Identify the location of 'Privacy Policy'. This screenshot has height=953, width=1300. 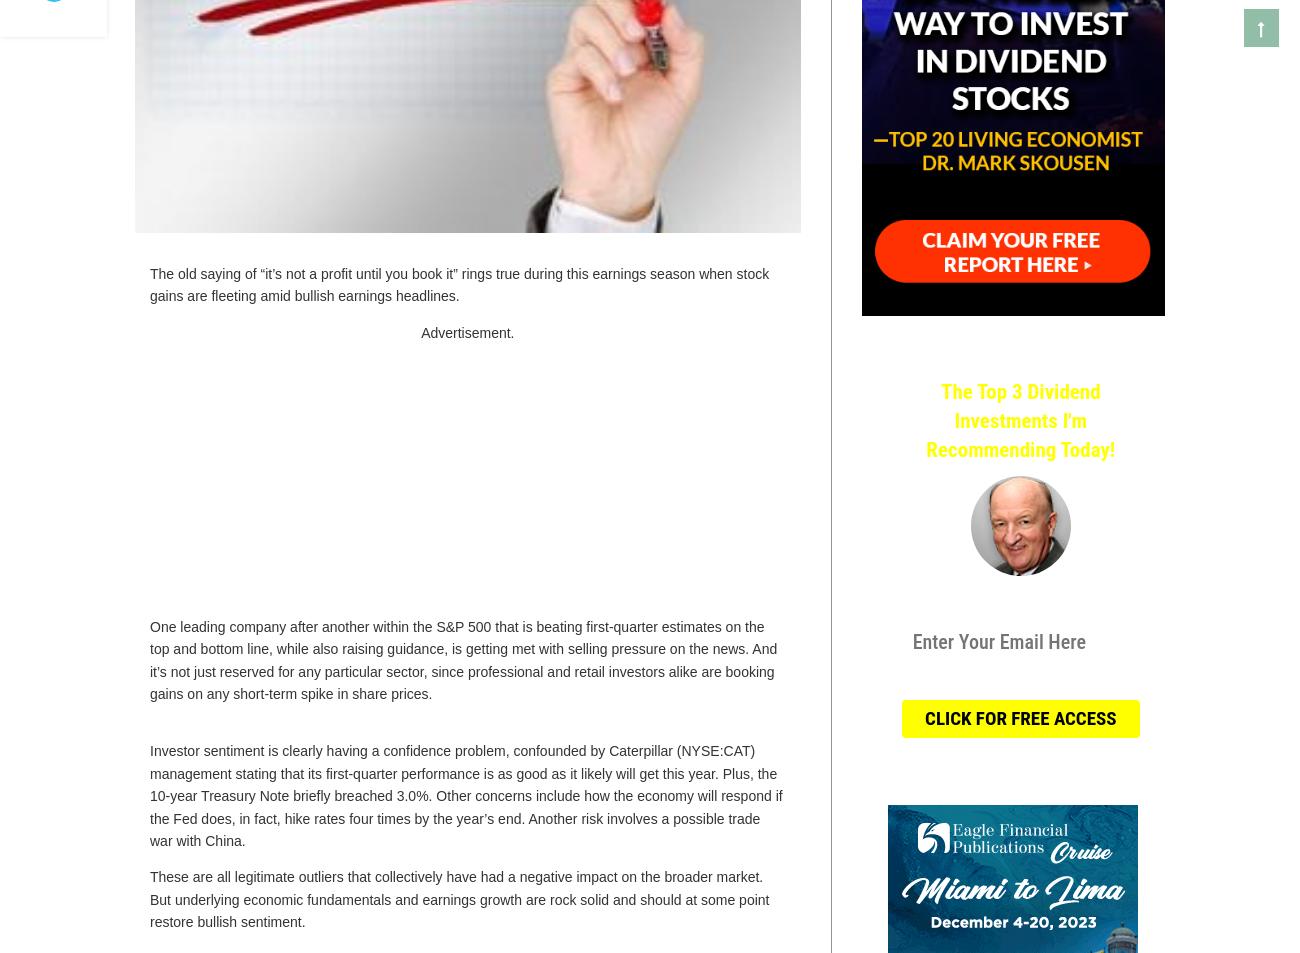
(1098, 678).